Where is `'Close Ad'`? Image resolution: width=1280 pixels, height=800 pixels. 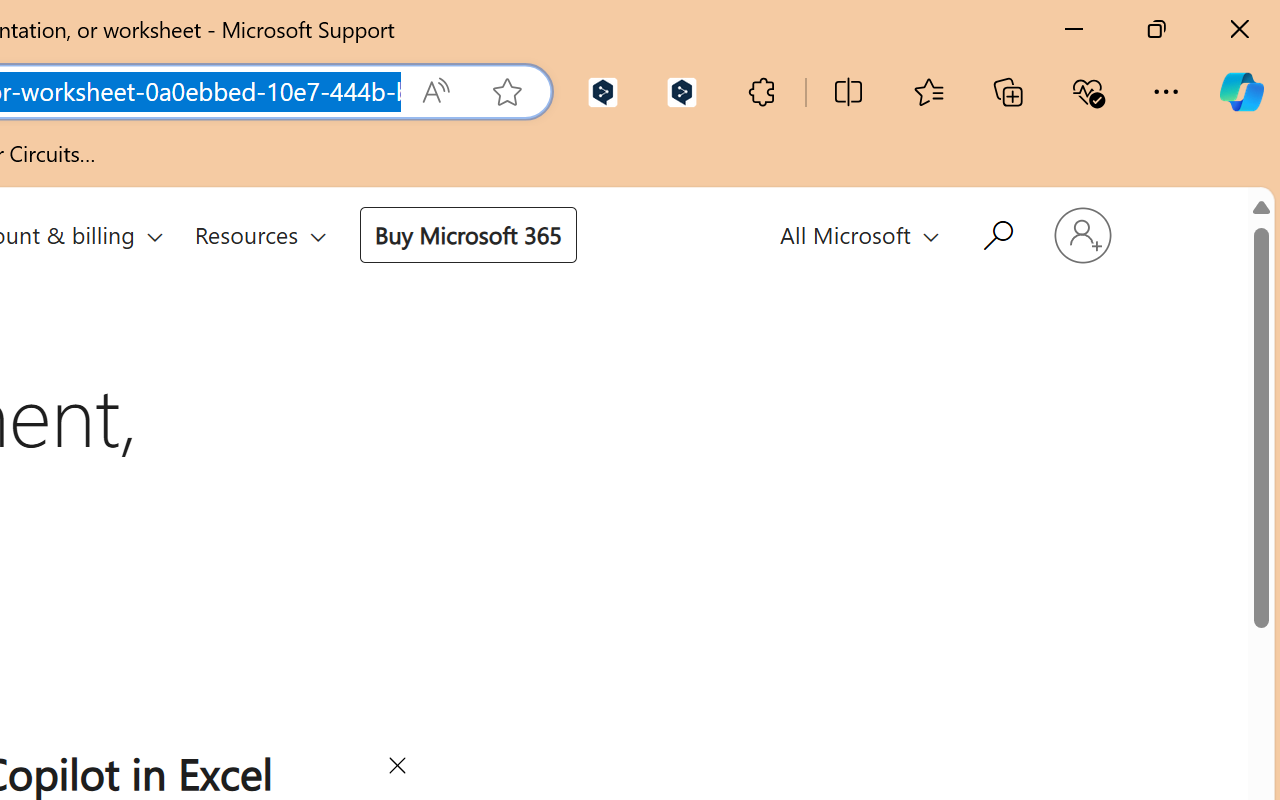 'Close Ad' is located at coordinates (396, 768).